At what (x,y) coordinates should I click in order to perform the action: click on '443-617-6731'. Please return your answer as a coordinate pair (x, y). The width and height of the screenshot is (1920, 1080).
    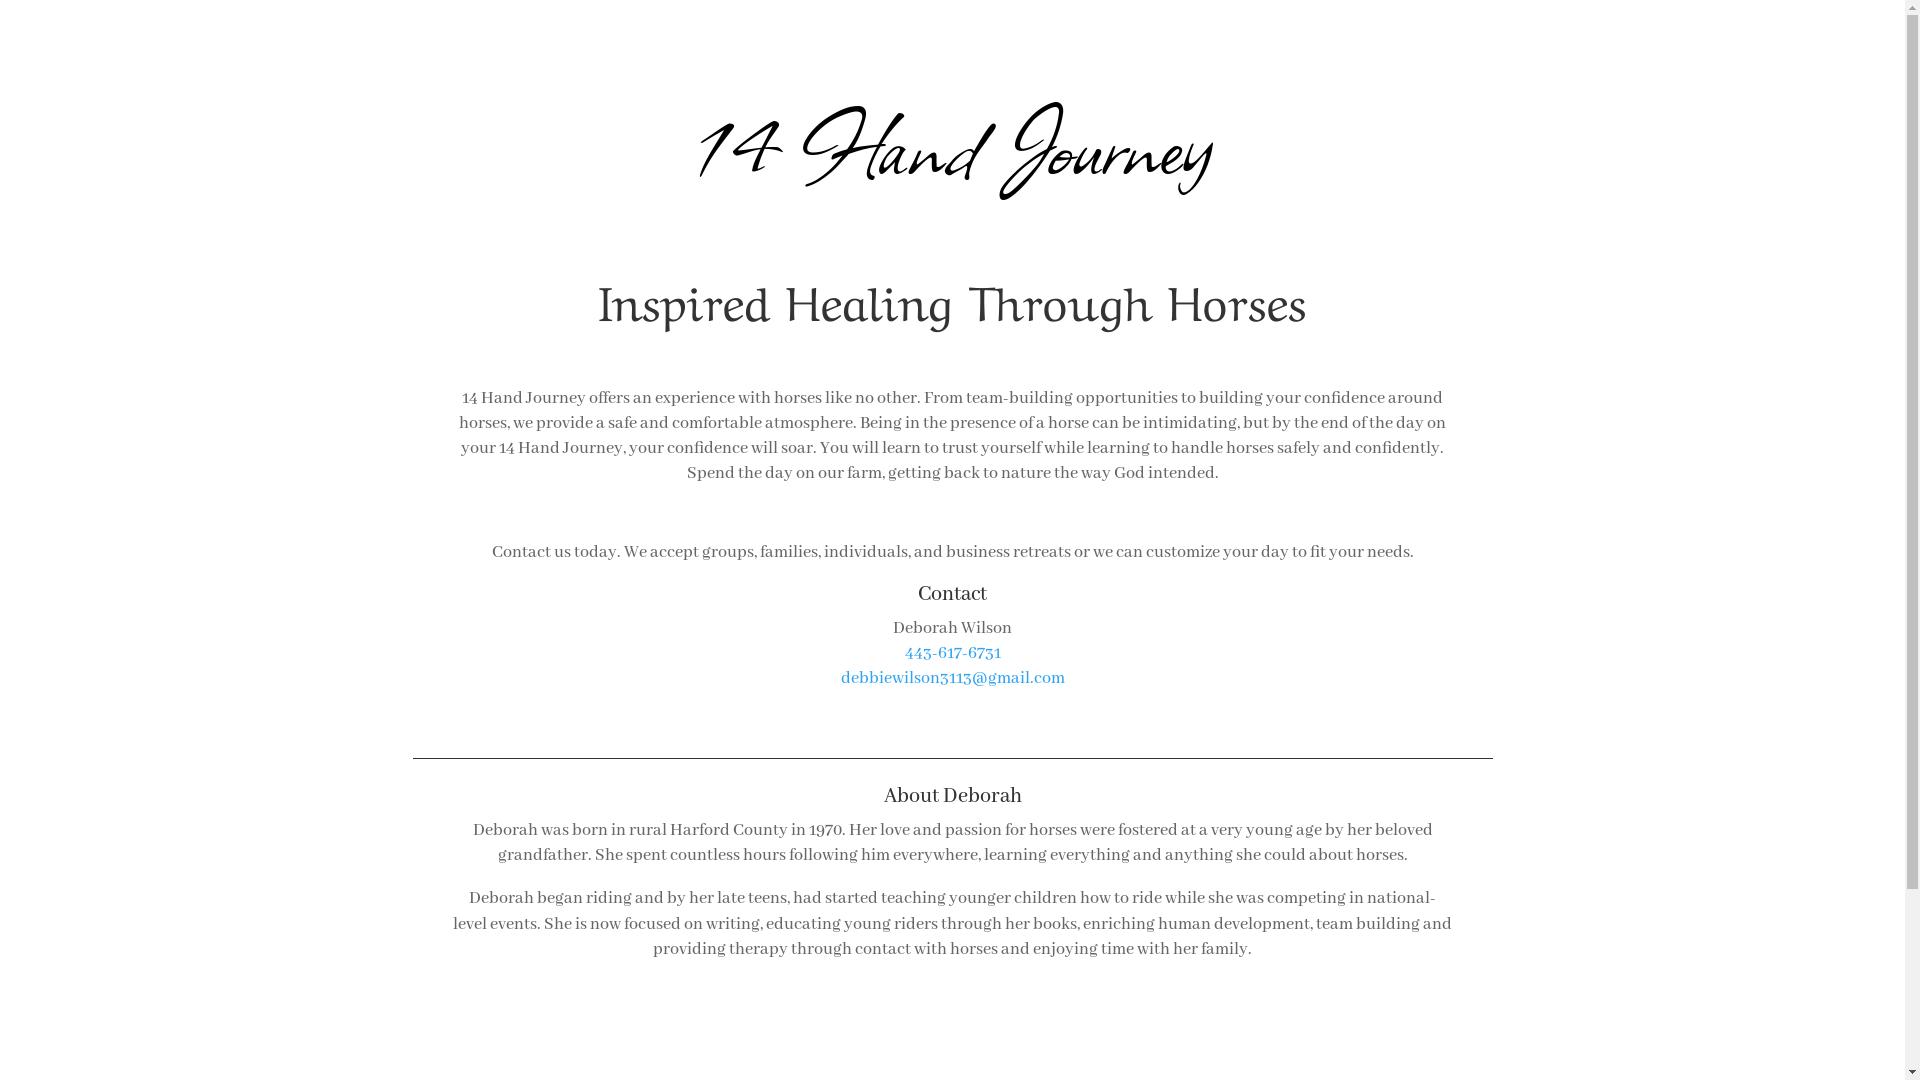
    Looking at the image, I should click on (902, 653).